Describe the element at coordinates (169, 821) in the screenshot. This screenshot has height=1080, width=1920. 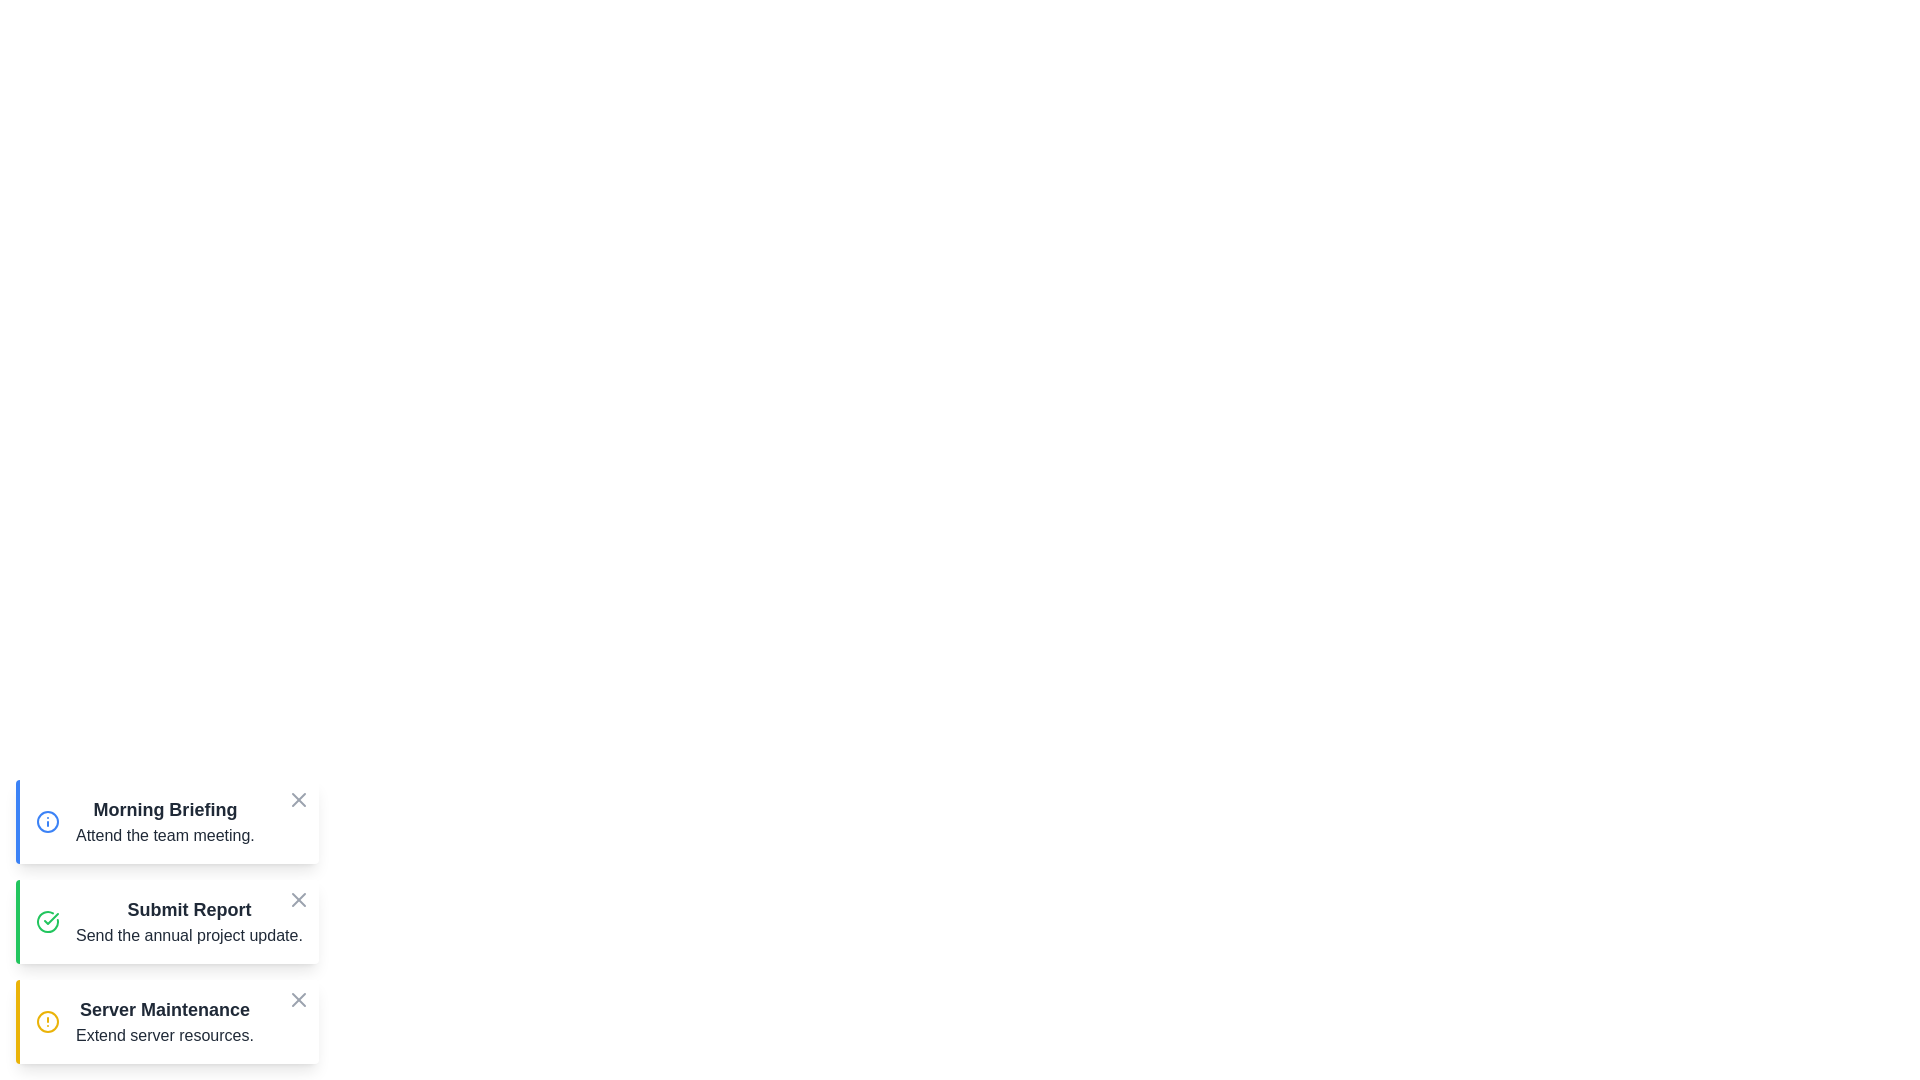
I see `the 'Morning Briefing' card element, which features a bold title and a descriptive sentence, positioned at the top of the card list` at that location.